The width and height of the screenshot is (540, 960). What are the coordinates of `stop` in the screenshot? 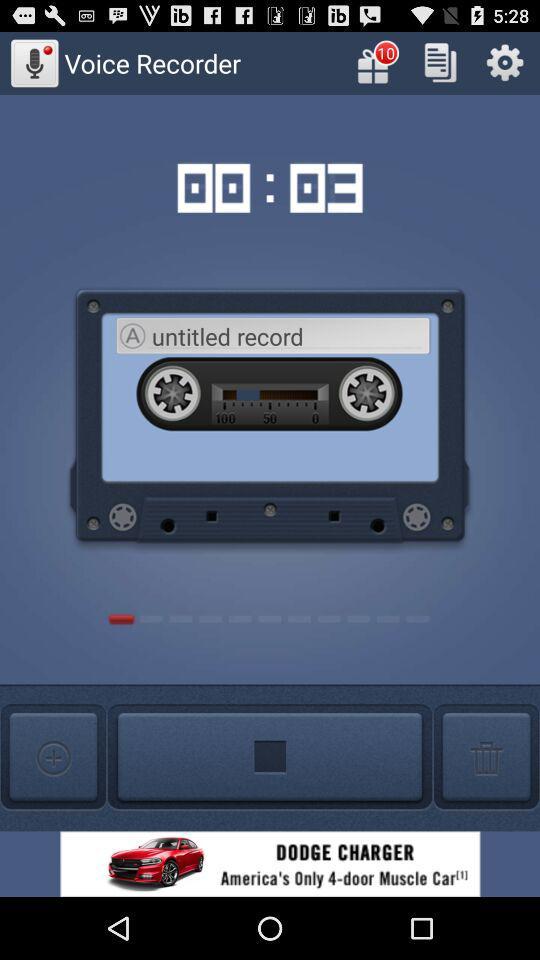 It's located at (270, 756).